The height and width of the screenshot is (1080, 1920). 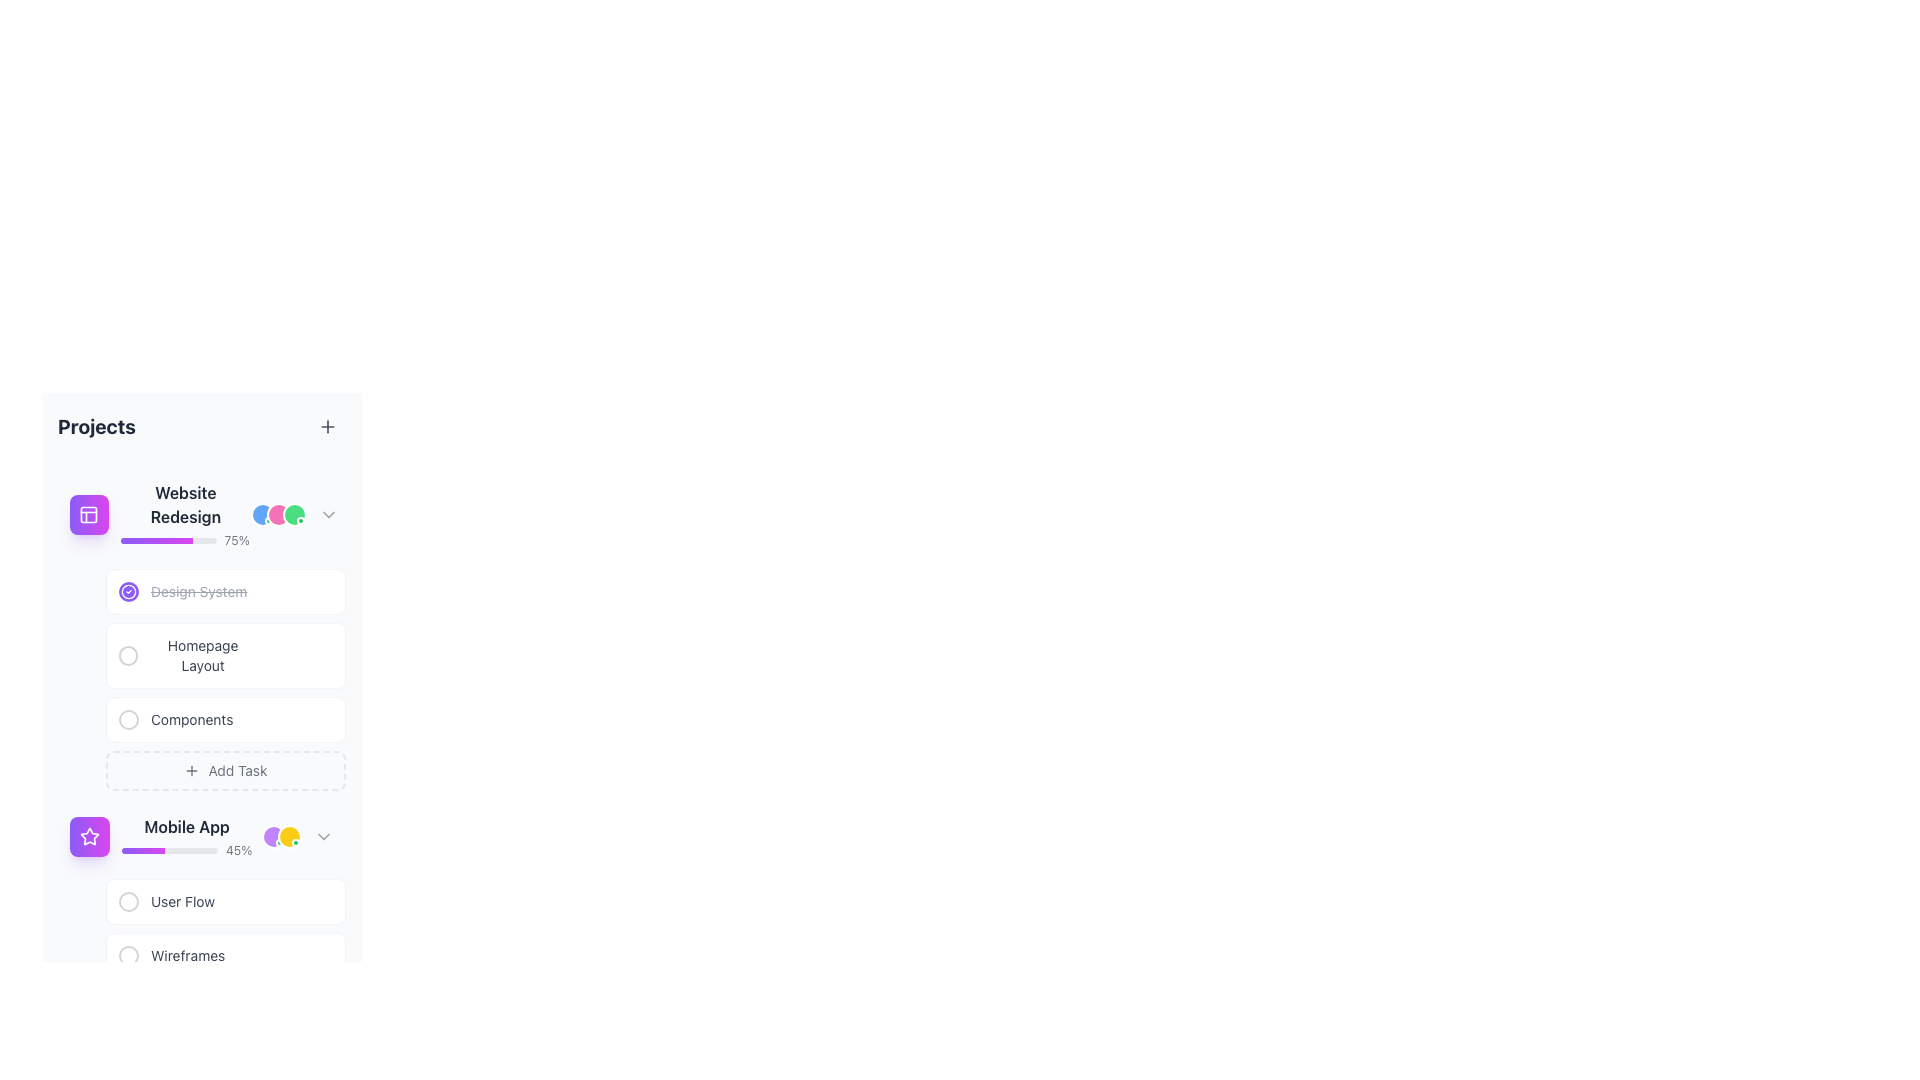 What do you see at coordinates (225, 655) in the screenshot?
I see `the 'Homepage Layout' list item, which is the second item in the 'Website Redesign' project section` at bounding box center [225, 655].